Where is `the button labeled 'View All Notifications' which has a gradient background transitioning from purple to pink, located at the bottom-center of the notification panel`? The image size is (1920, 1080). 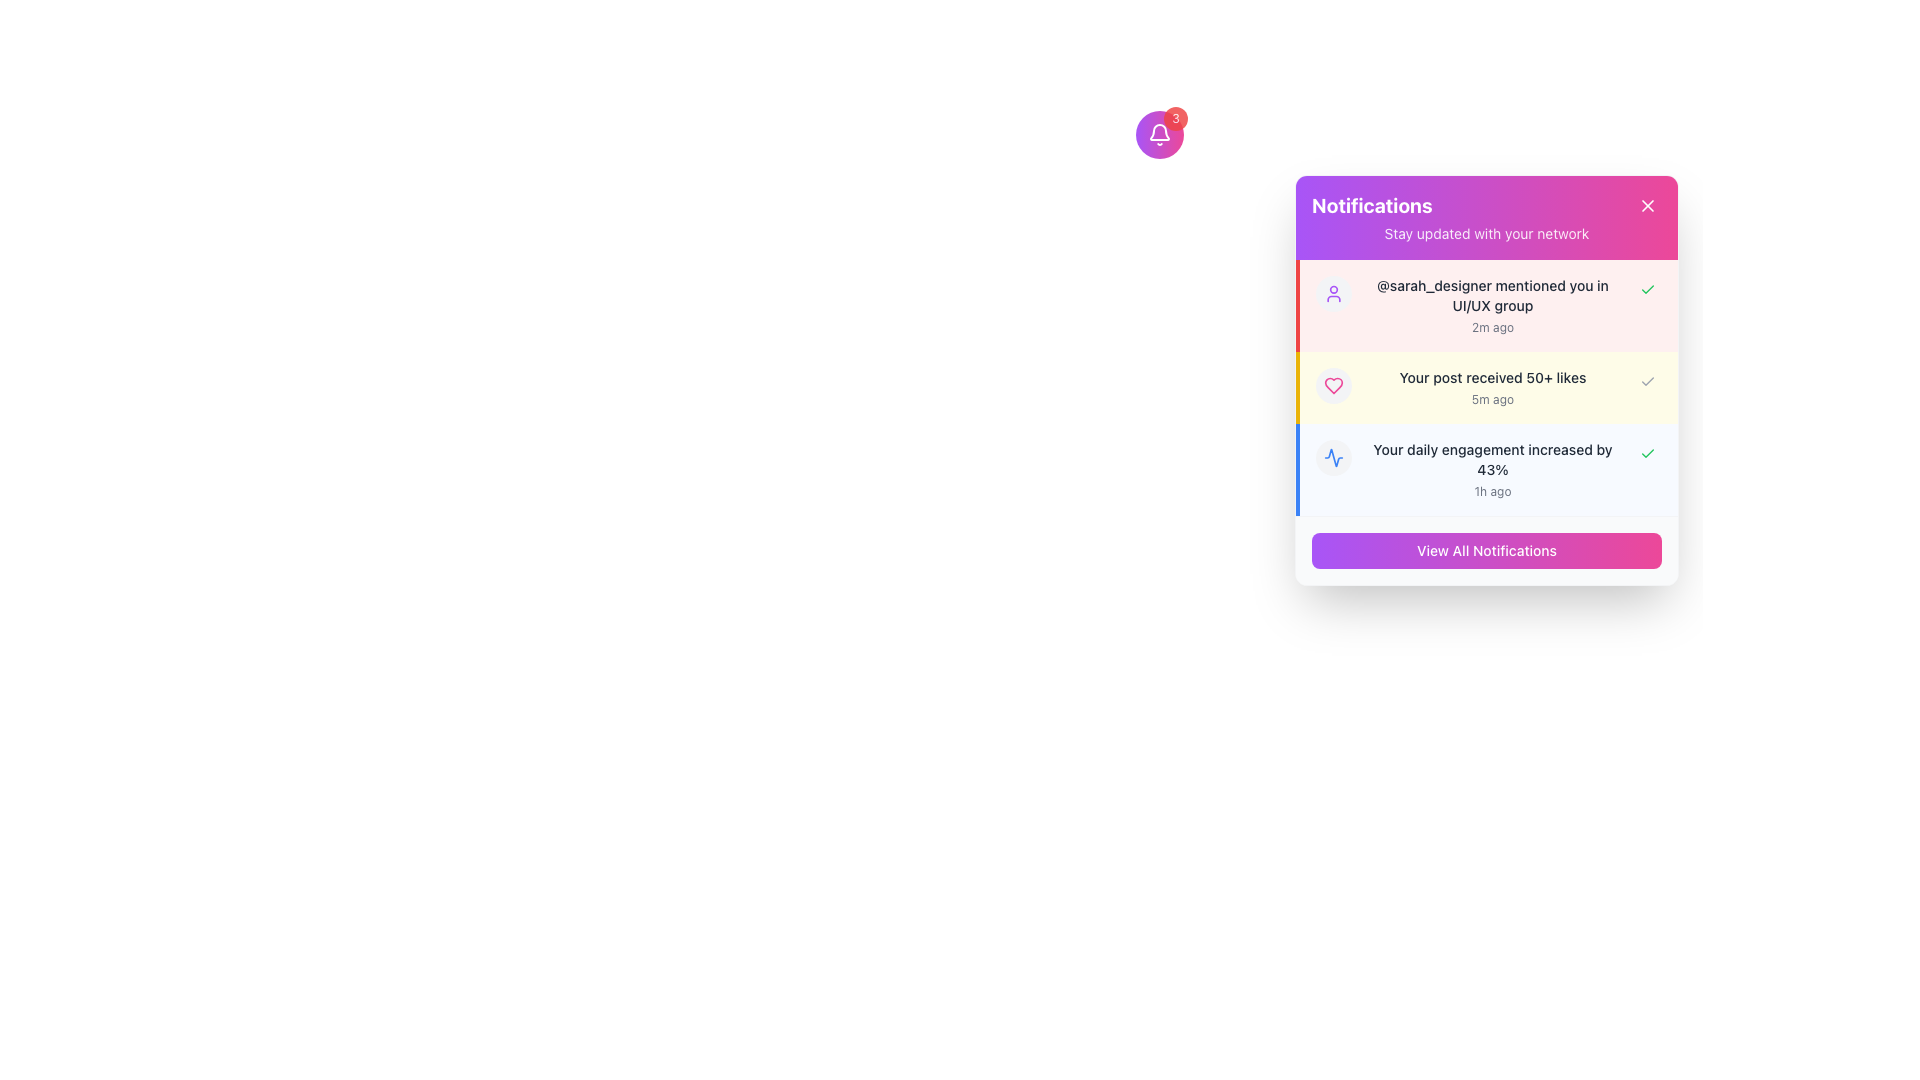 the button labeled 'View All Notifications' which has a gradient background transitioning from purple to pink, located at the bottom-center of the notification panel is located at coordinates (1487, 551).